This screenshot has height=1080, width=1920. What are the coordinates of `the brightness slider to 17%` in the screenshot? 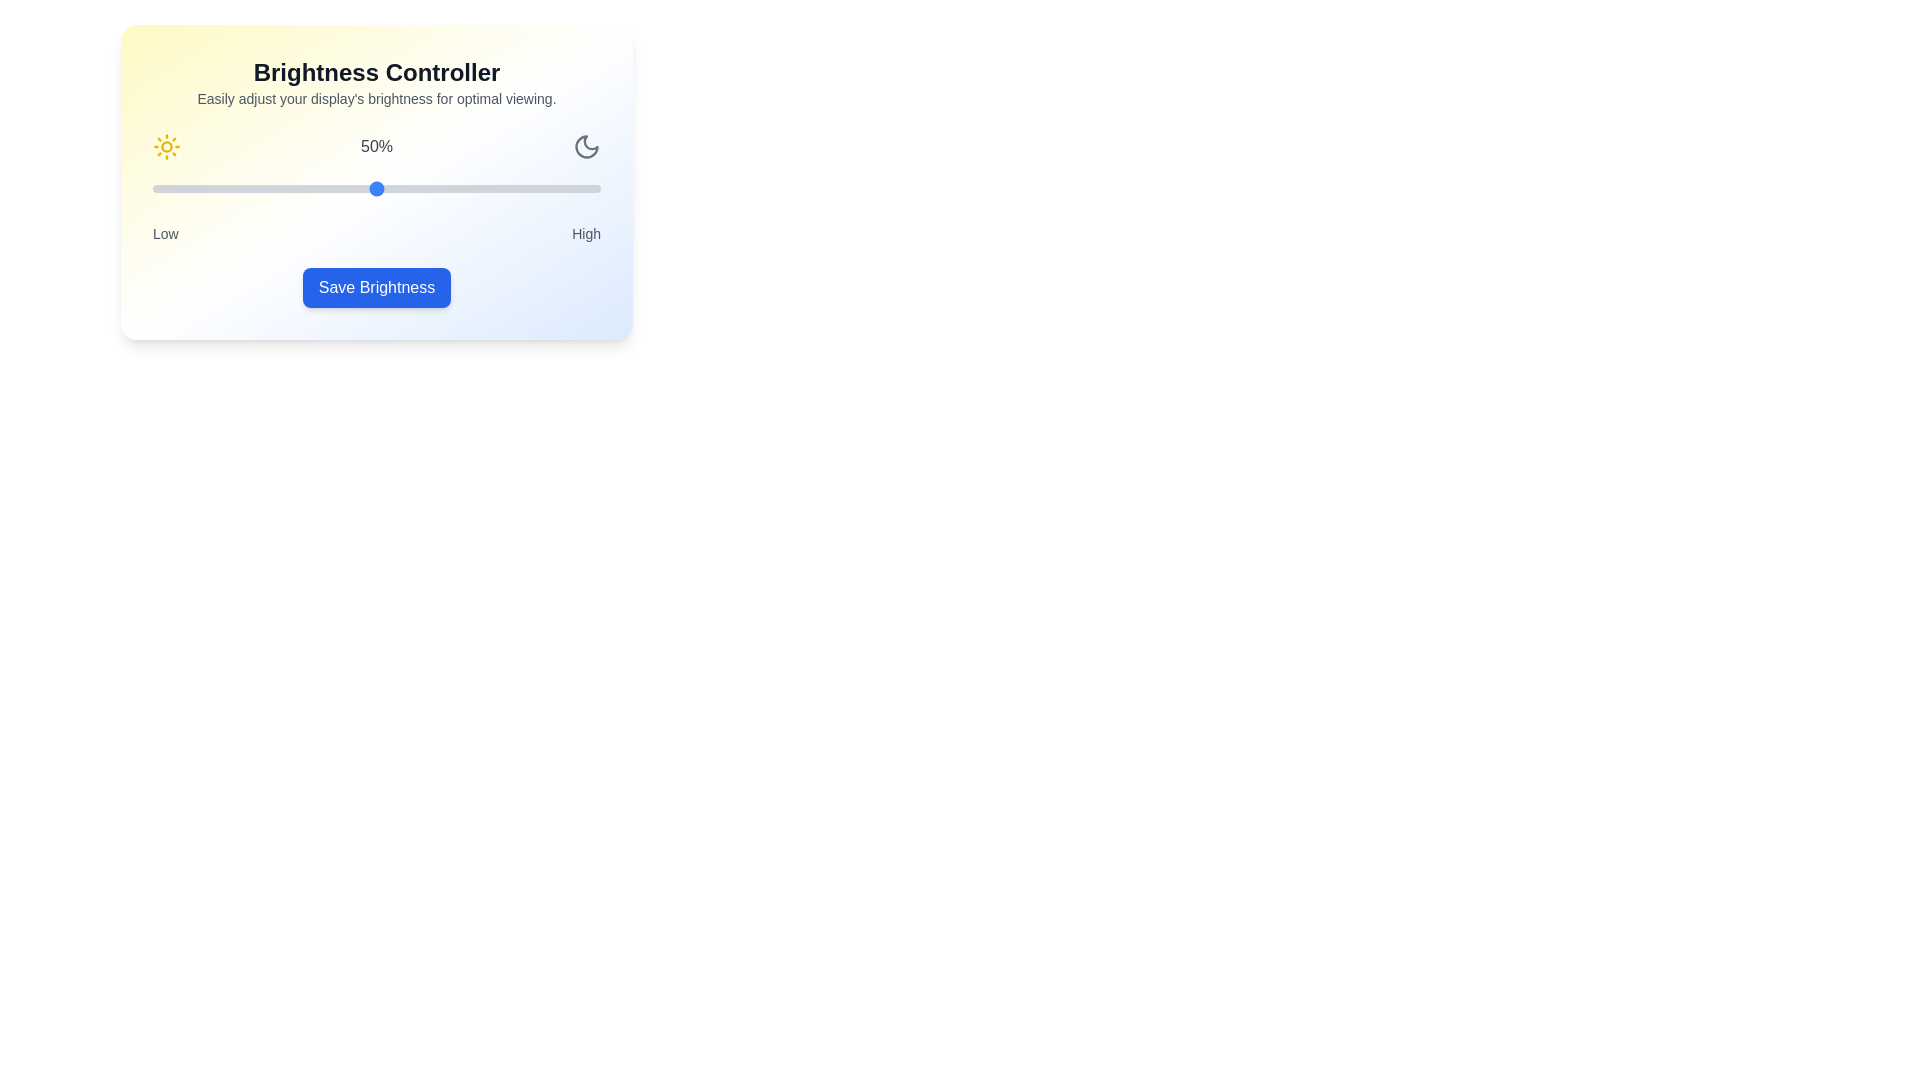 It's located at (229, 189).